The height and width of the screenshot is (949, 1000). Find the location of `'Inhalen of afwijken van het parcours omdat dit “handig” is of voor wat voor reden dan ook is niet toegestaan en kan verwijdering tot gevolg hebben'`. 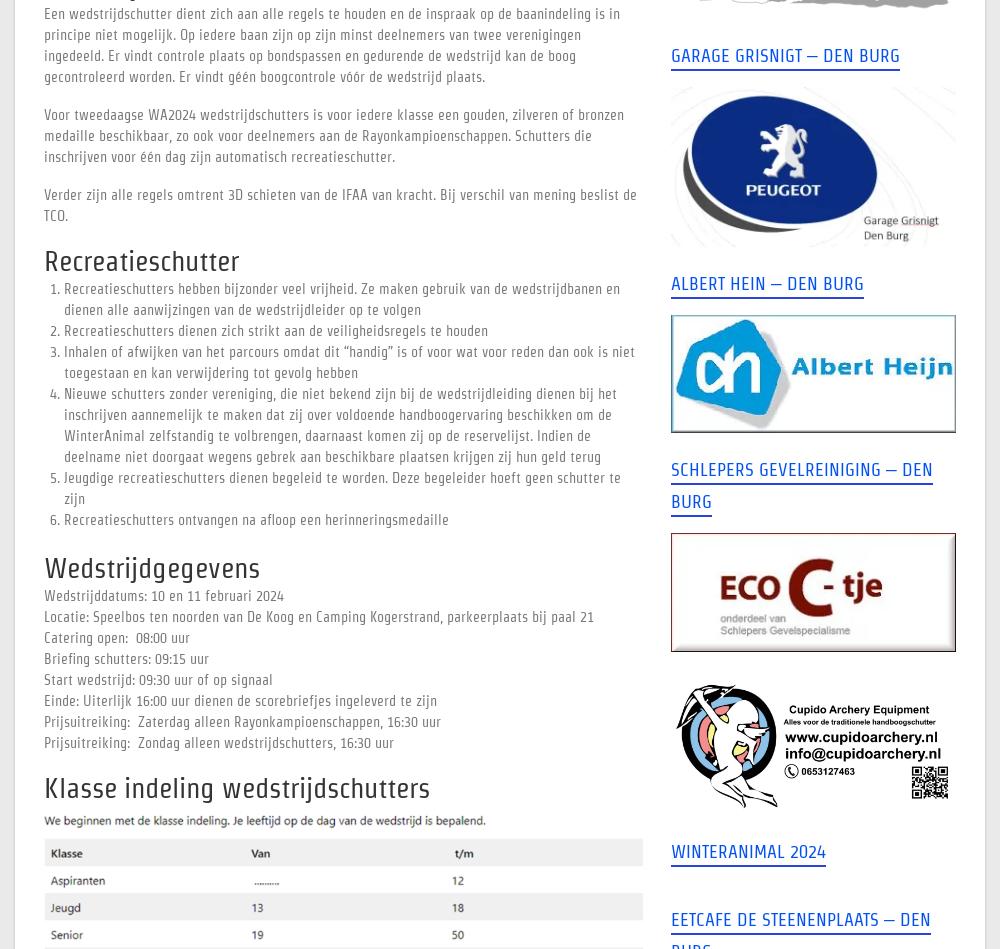

'Inhalen of afwijken van het parcours omdat dit “handig” is of voor wat voor reden dan ook is niet toegestaan en kan verwijdering tot gevolg hebben' is located at coordinates (348, 362).